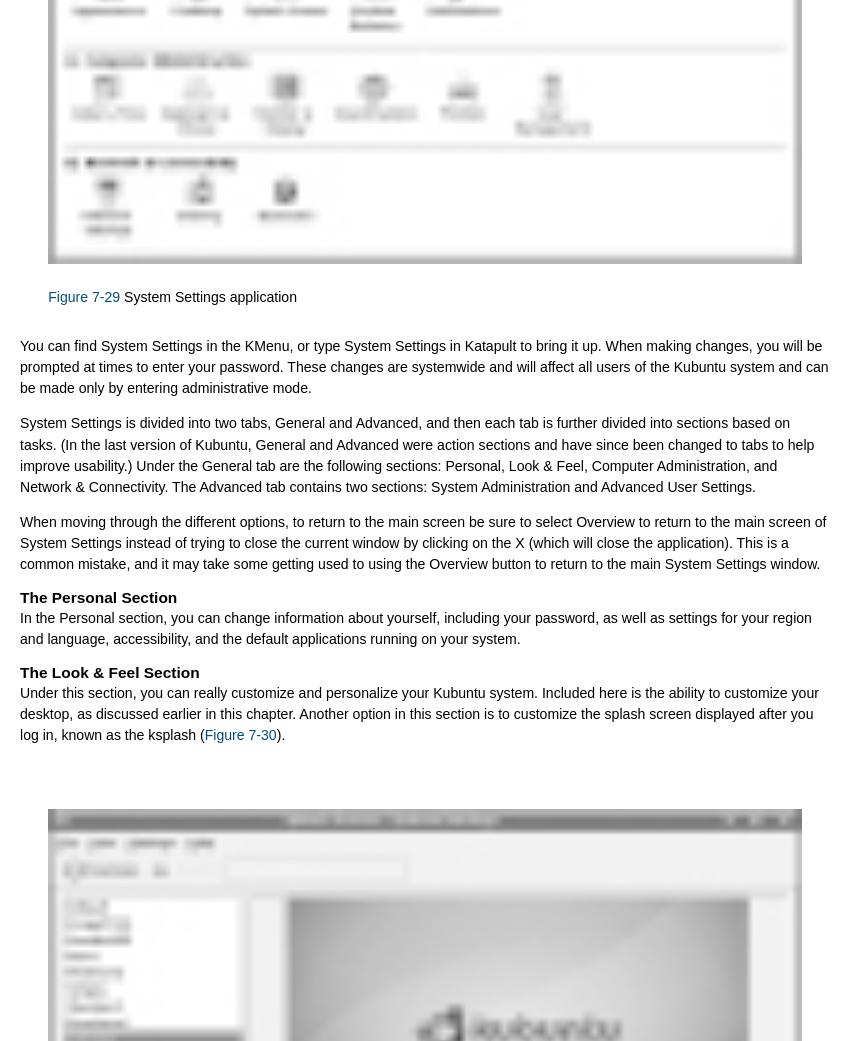 The width and height of the screenshot is (850, 1041). What do you see at coordinates (108, 671) in the screenshot?
I see `'The Look & Feel Section'` at bounding box center [108, 671].